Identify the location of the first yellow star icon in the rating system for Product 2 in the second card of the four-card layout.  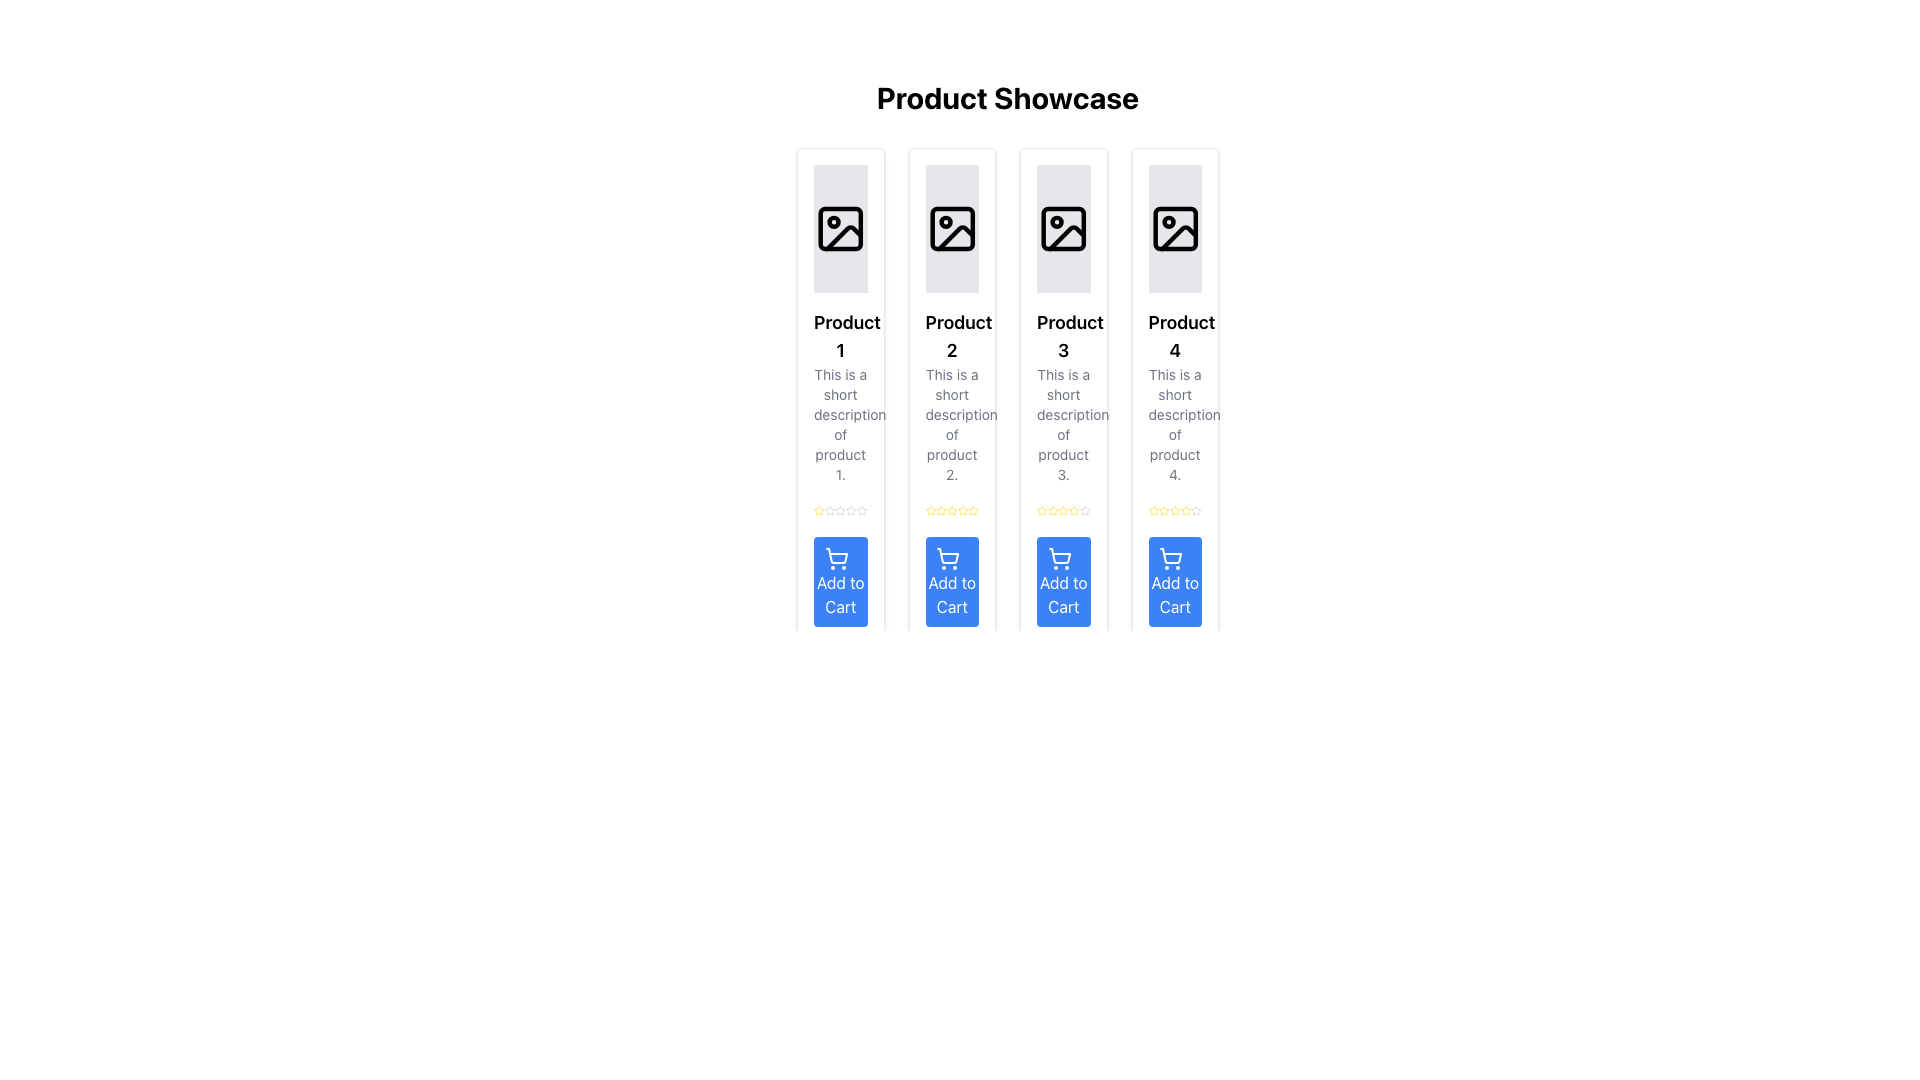
(929, 509).